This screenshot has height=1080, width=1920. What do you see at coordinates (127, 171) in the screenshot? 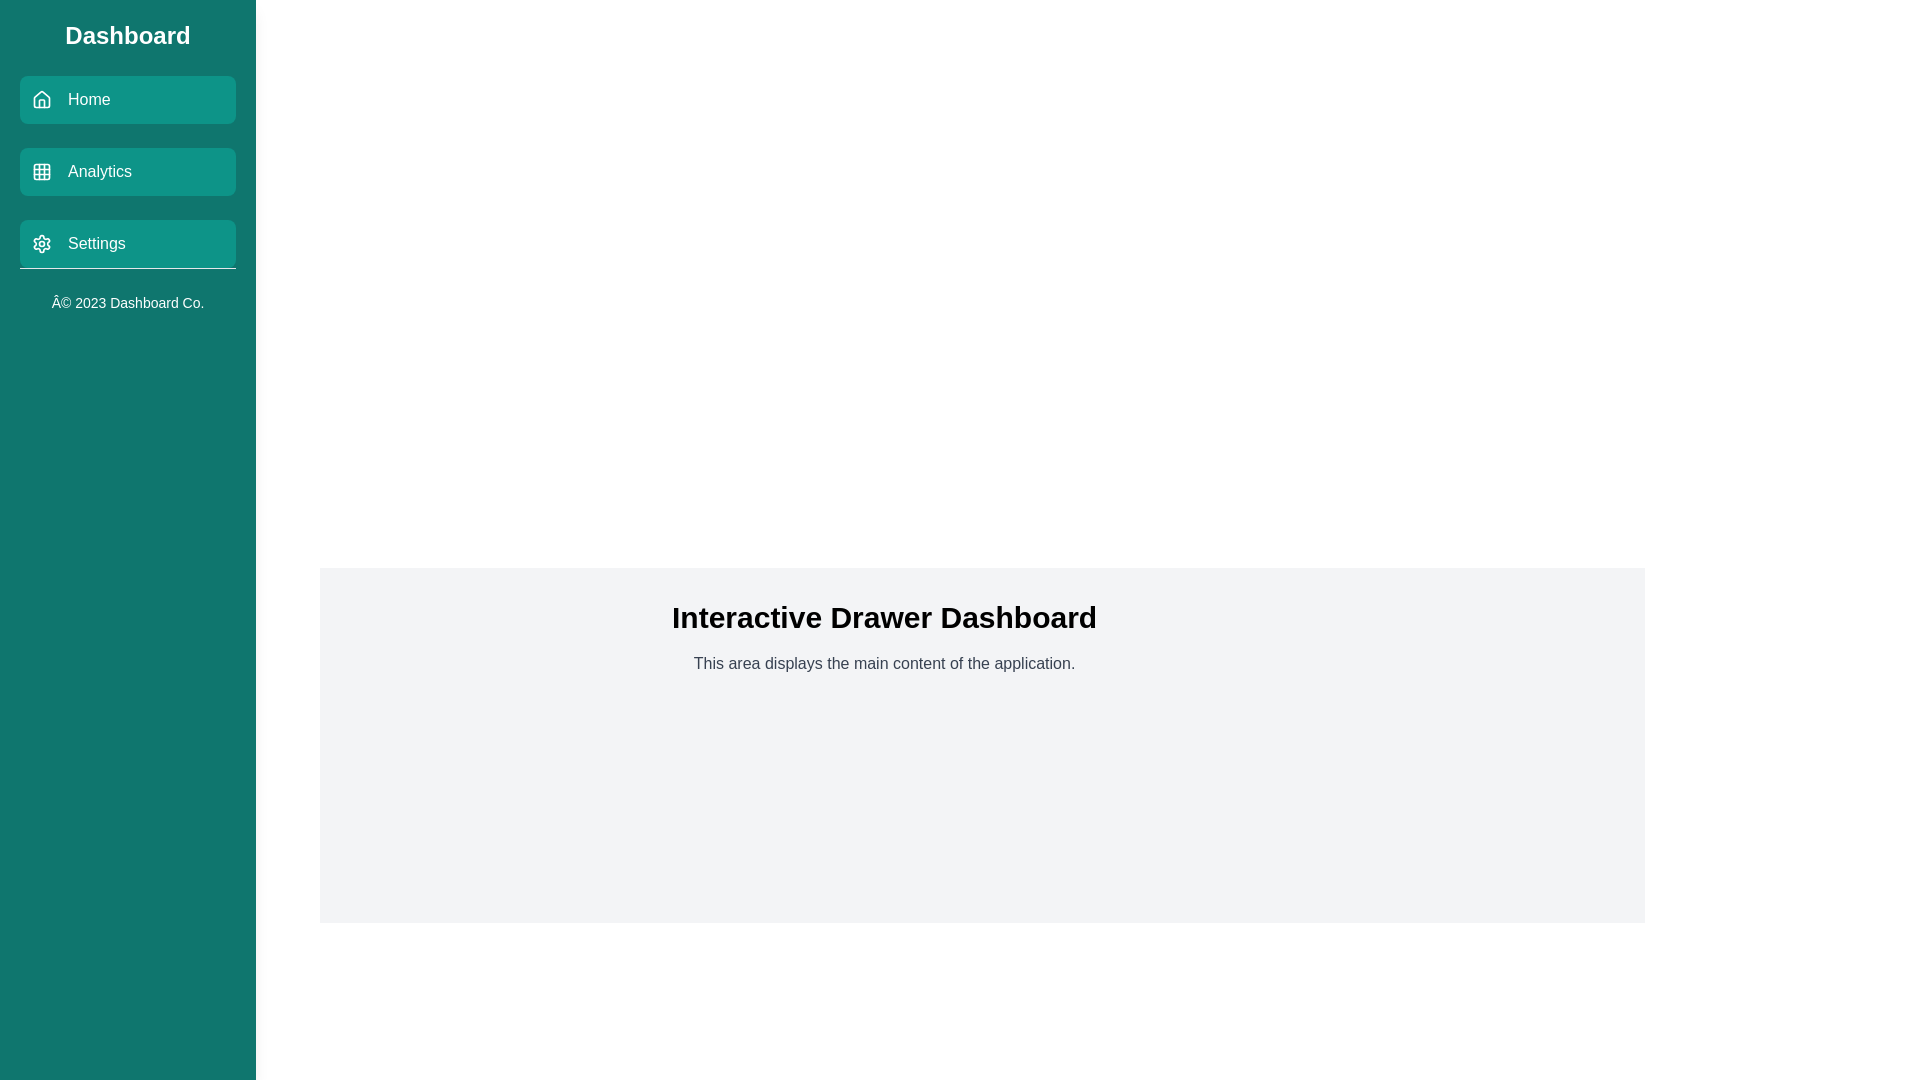
I see `the menu item labeled Analytics to navigate to the corresponding section` at bounding box center [127, 171].